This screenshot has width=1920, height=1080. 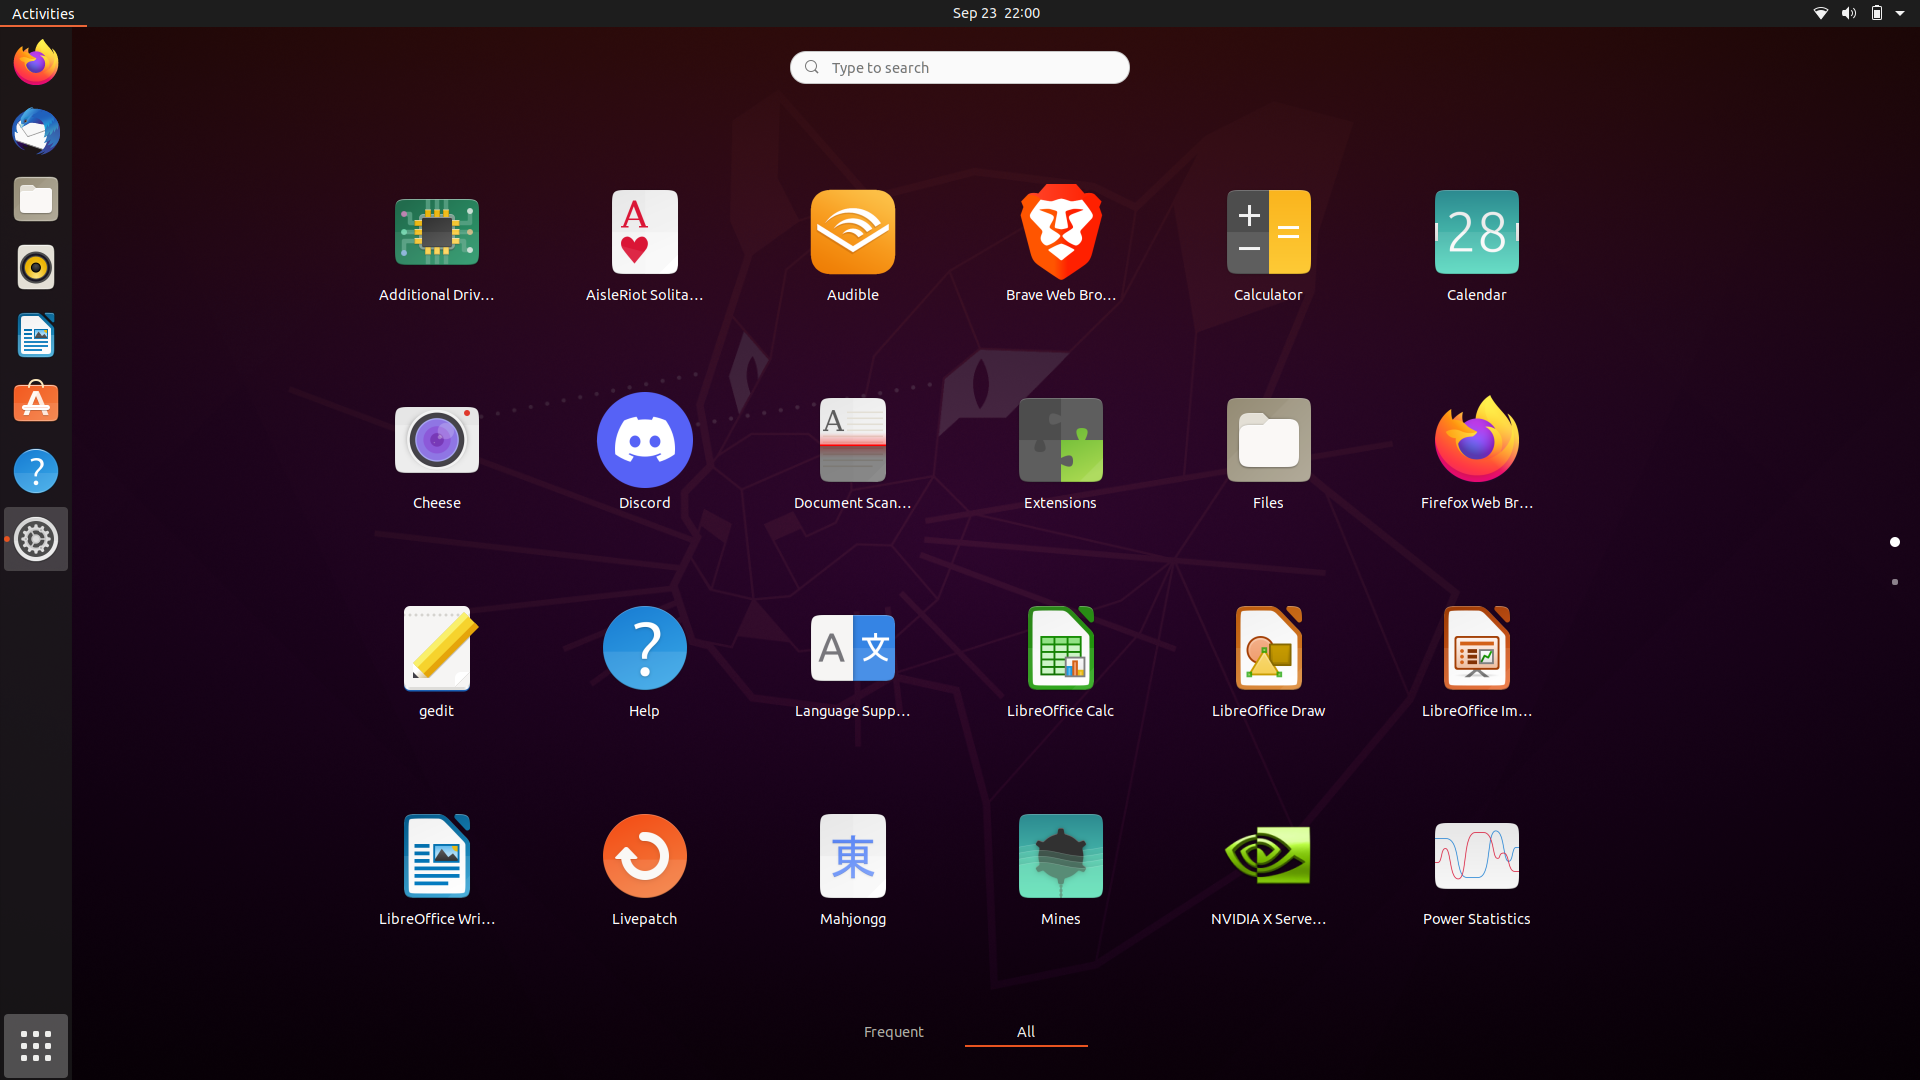 I want to click on Keyboard open, then click and search "tools, so click(x=958, y=65).